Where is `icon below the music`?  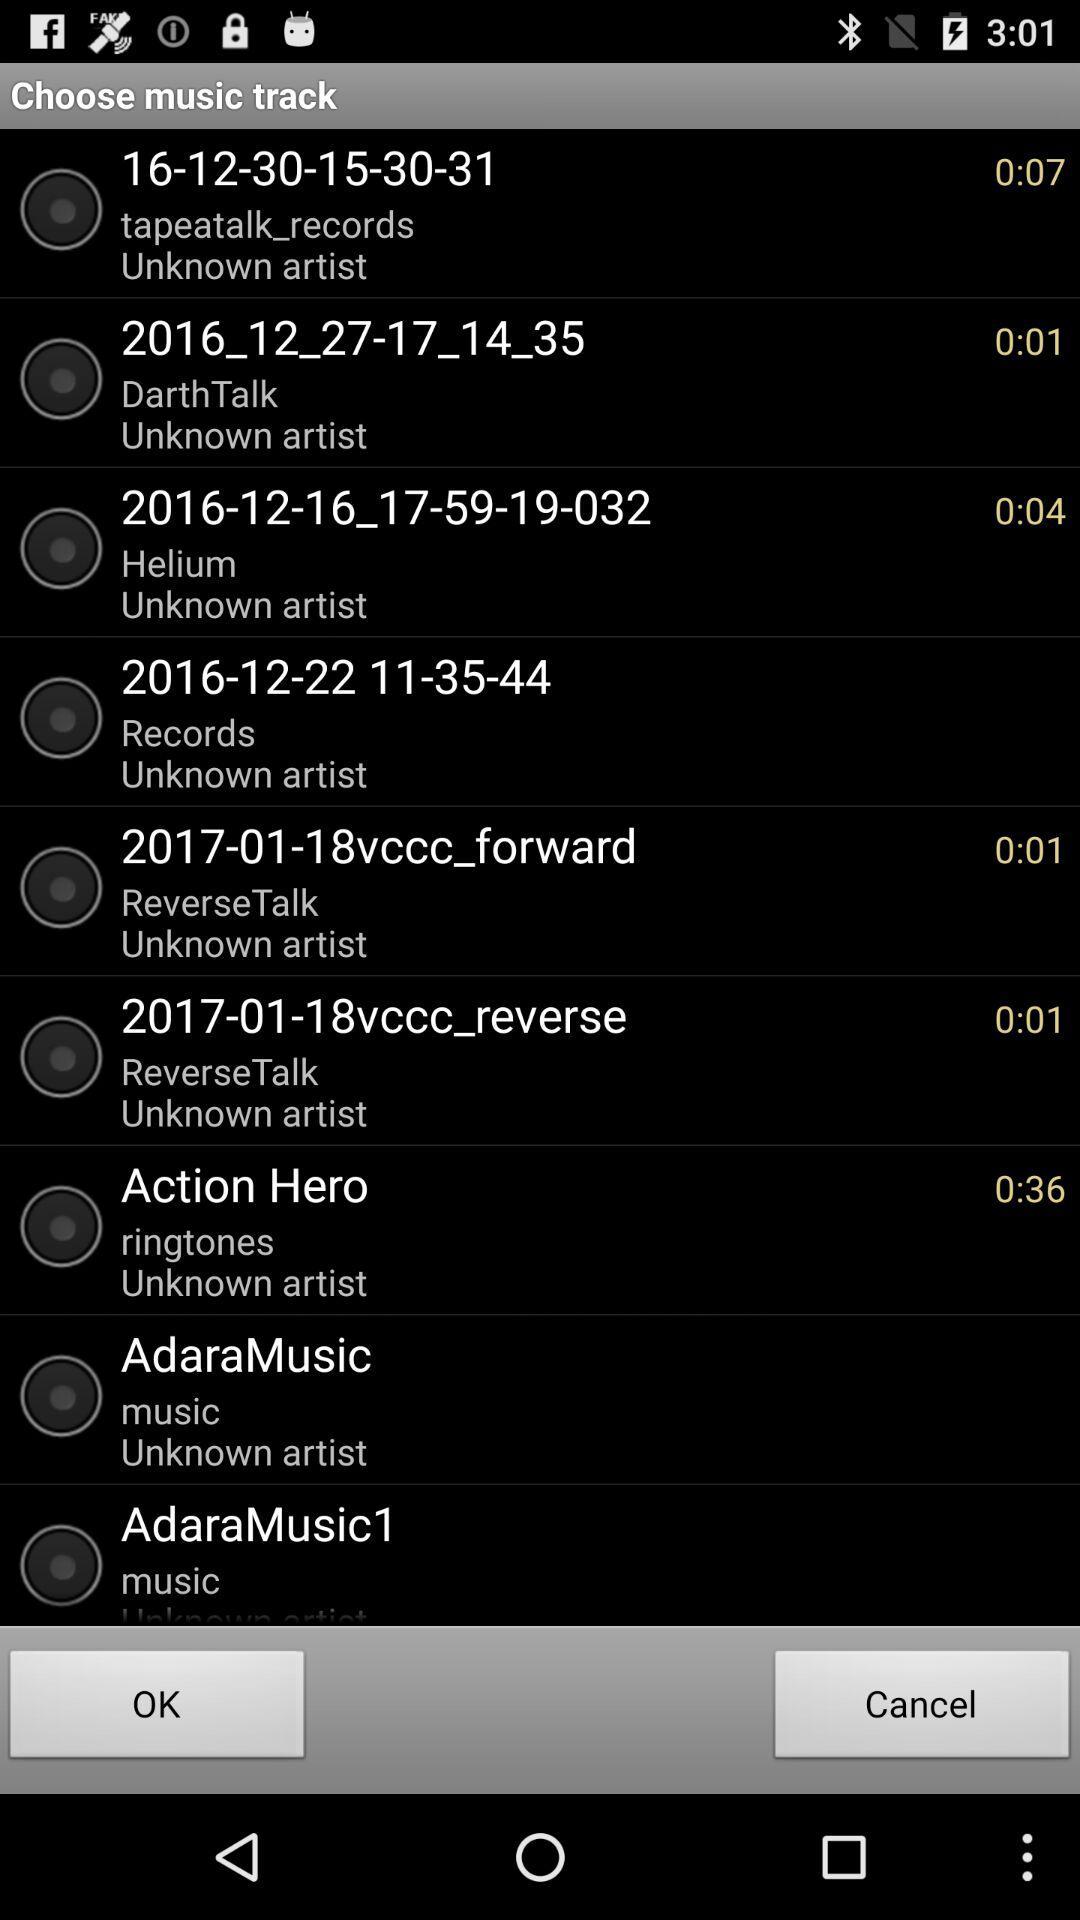 icon below the music is located at coordinates (583, 1521).